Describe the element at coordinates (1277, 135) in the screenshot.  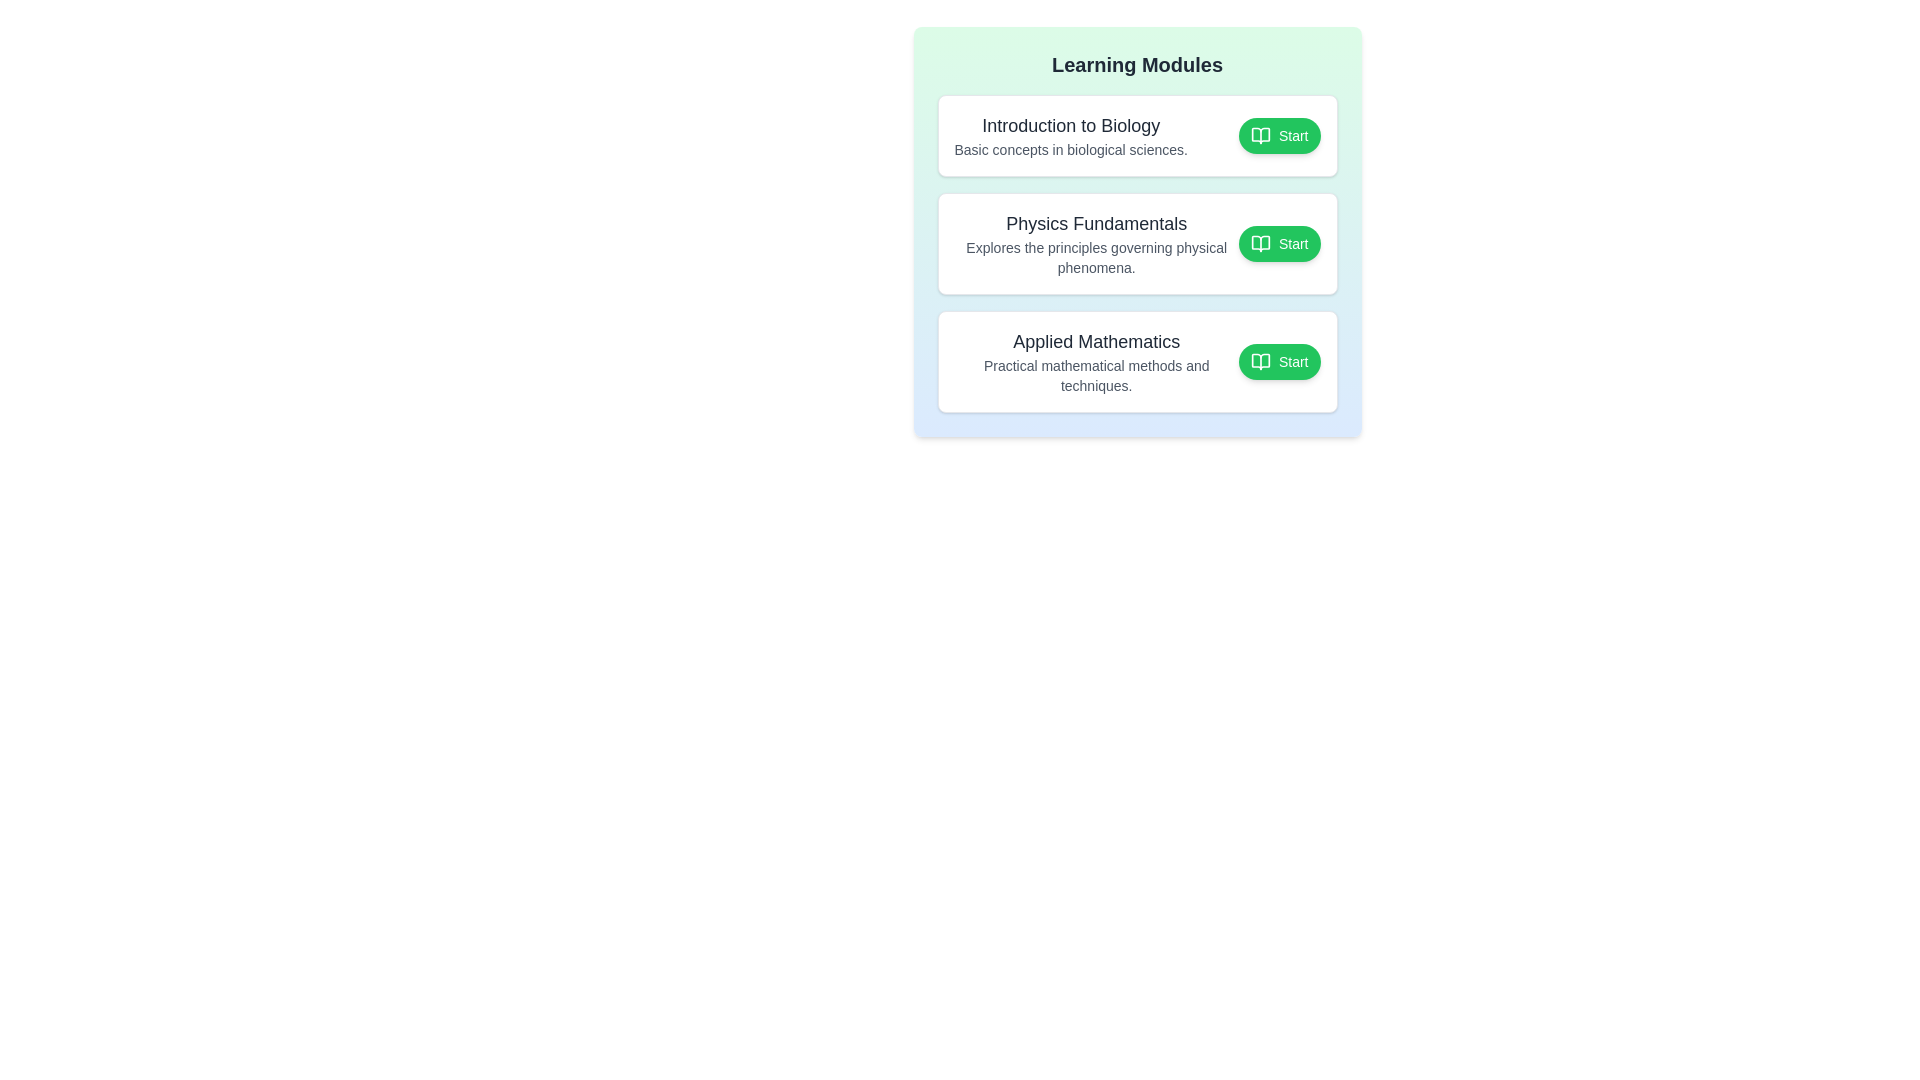
I see `the 'Start' button of the module titled 'Introduction to Biology' to toggle its completion state` at that location.